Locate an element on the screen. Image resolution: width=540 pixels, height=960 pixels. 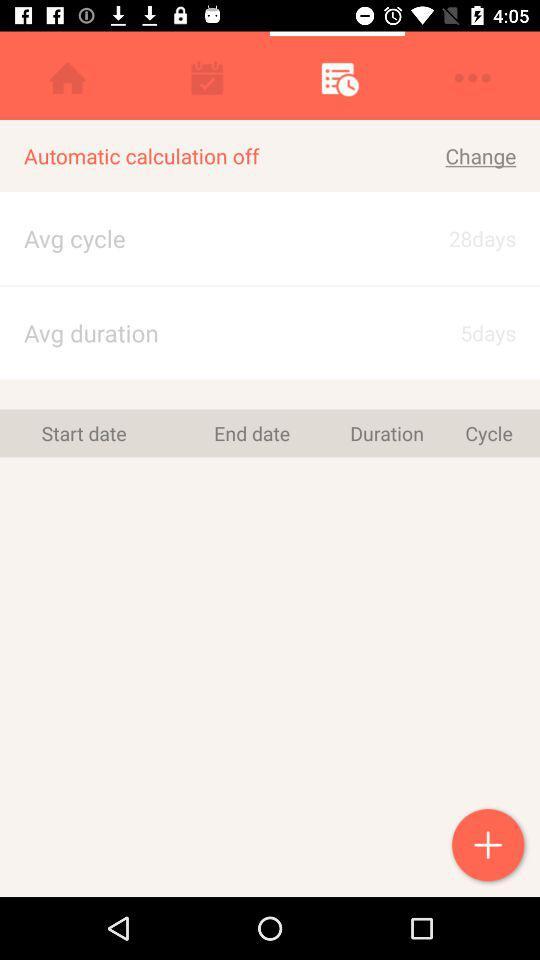
the add icon is located at coordinates (489, 846).